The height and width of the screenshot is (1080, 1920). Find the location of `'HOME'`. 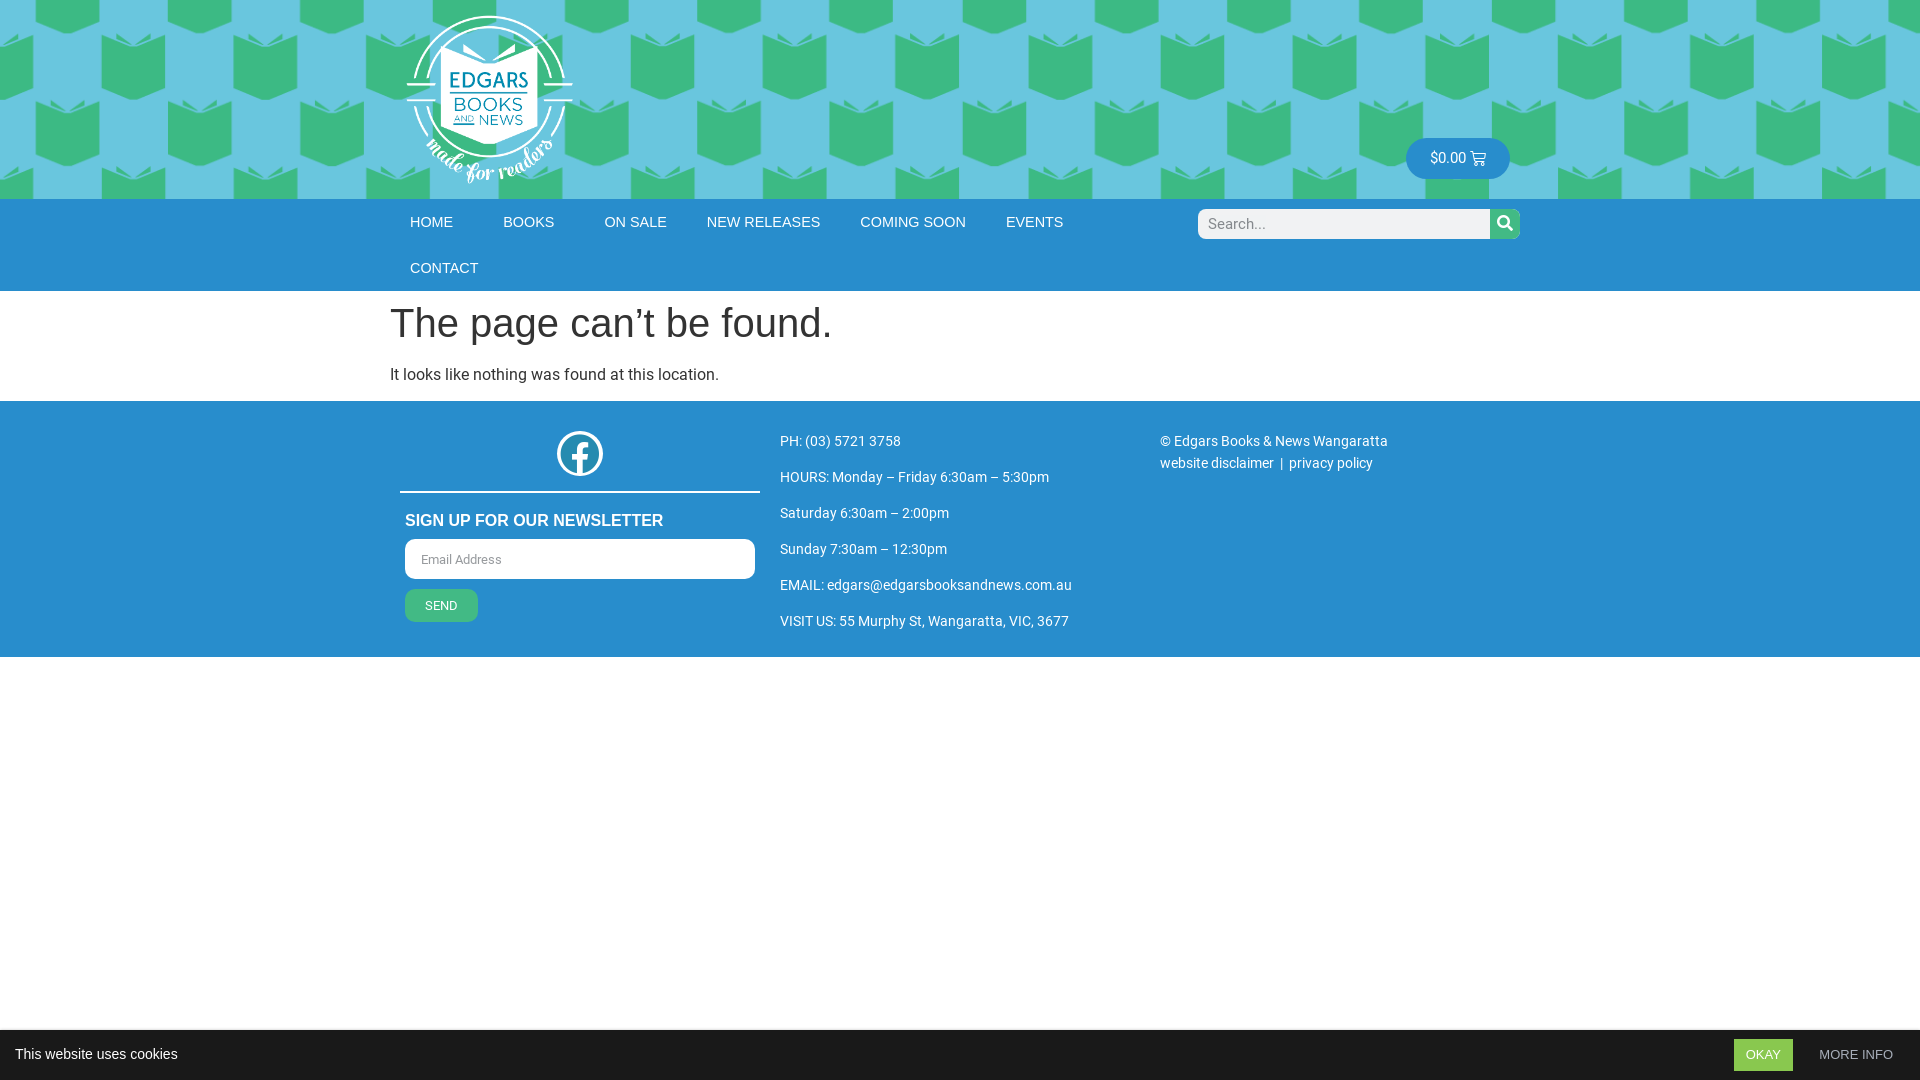

'HOME' is located at coordinates (435, 220).